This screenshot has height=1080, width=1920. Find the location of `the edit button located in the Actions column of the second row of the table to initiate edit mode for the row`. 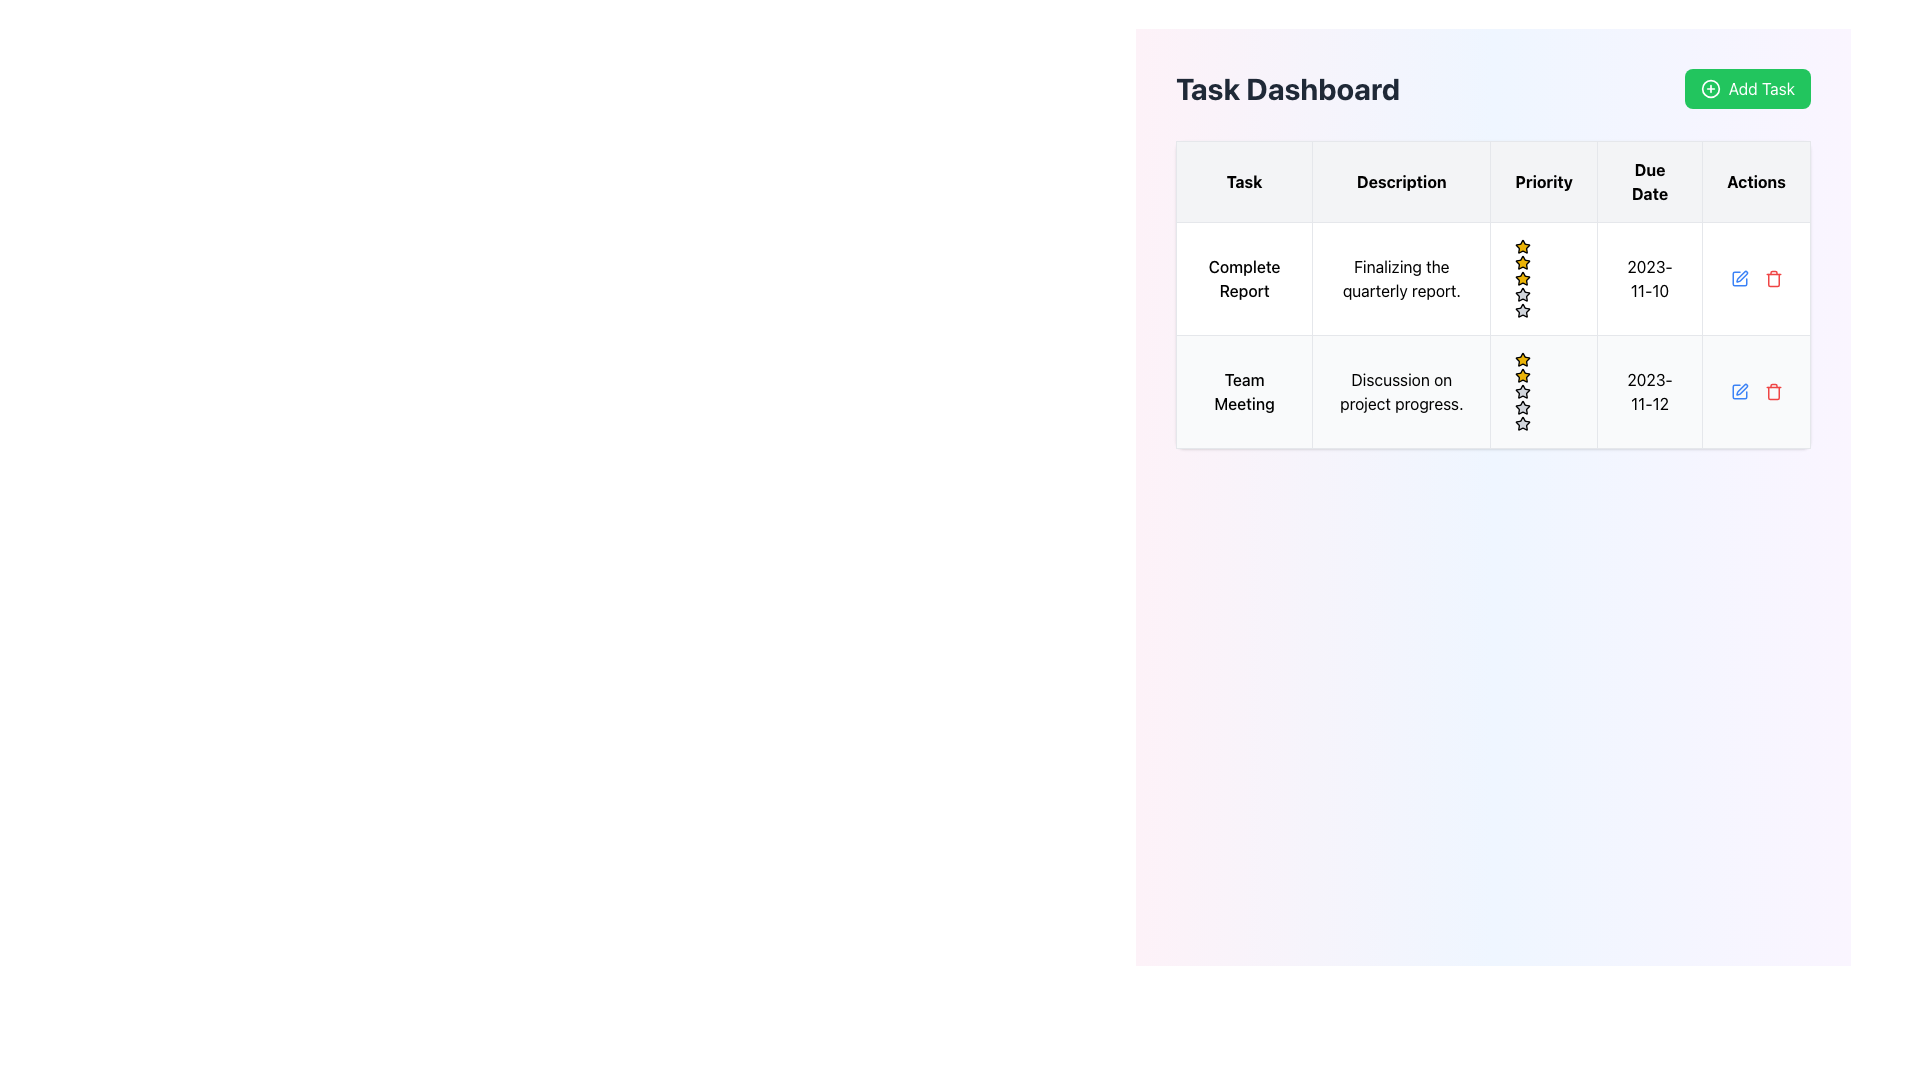

the edit button located in the Actions column of the second row of the table to initiate edit mode for the row is located at coordinates (1738, 392).